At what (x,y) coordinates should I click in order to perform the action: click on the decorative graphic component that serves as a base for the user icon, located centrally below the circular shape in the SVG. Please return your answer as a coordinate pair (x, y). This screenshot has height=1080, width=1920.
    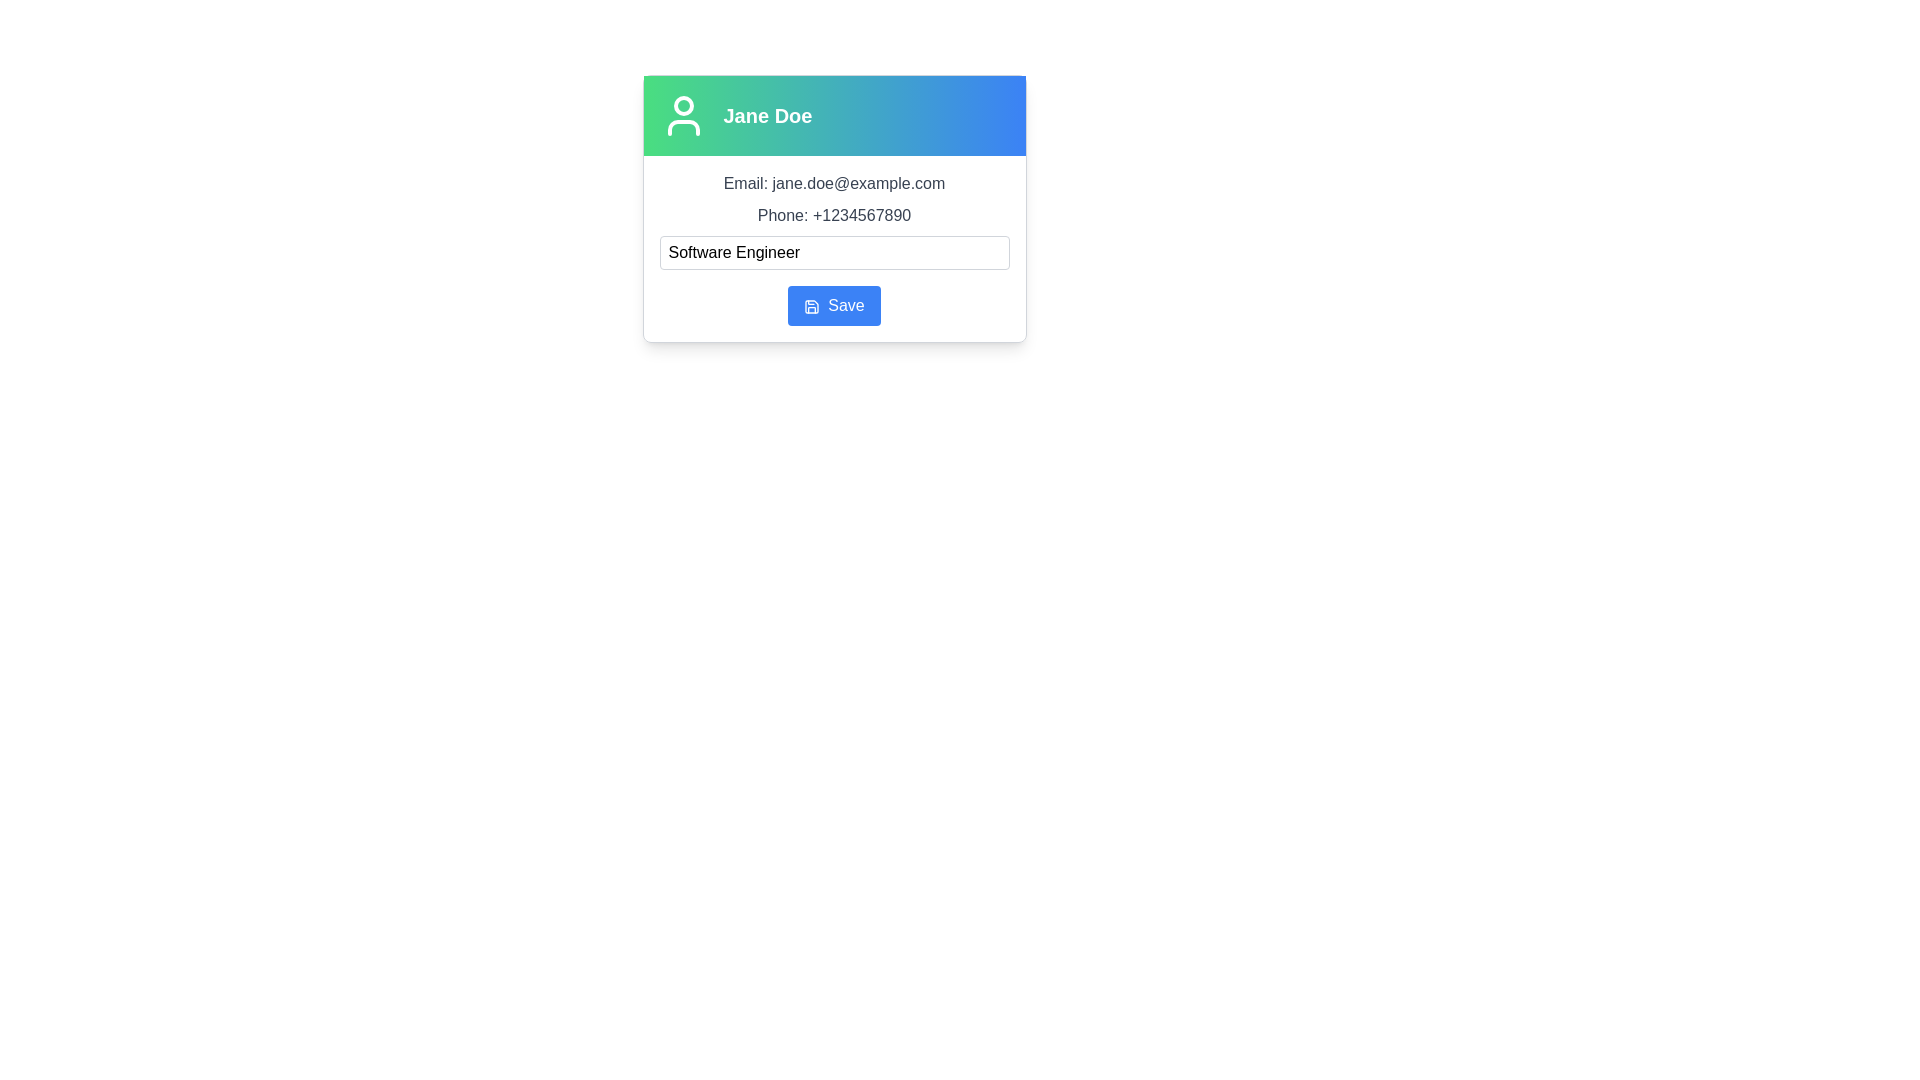
    Looking at the image, I should click on (683, 127).